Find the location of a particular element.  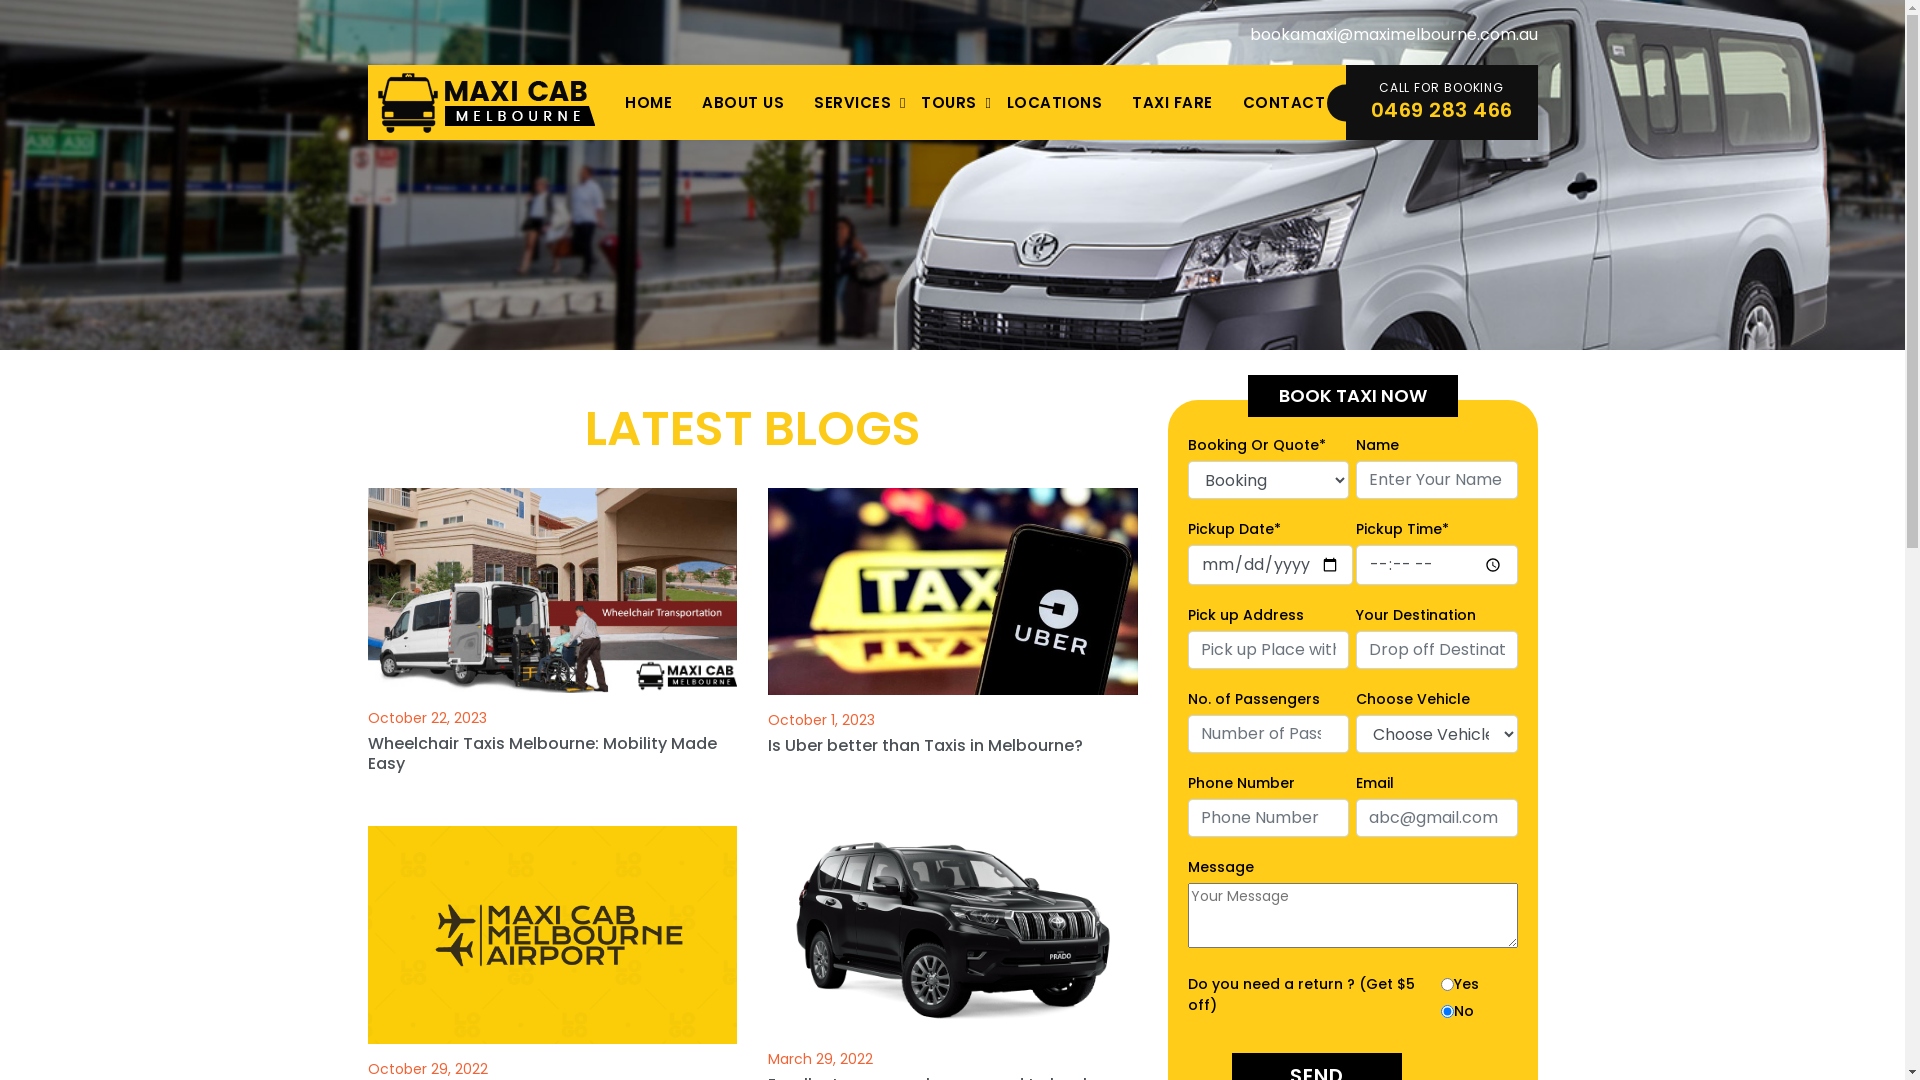

'TOURS' is located at coordinates (948, 102).